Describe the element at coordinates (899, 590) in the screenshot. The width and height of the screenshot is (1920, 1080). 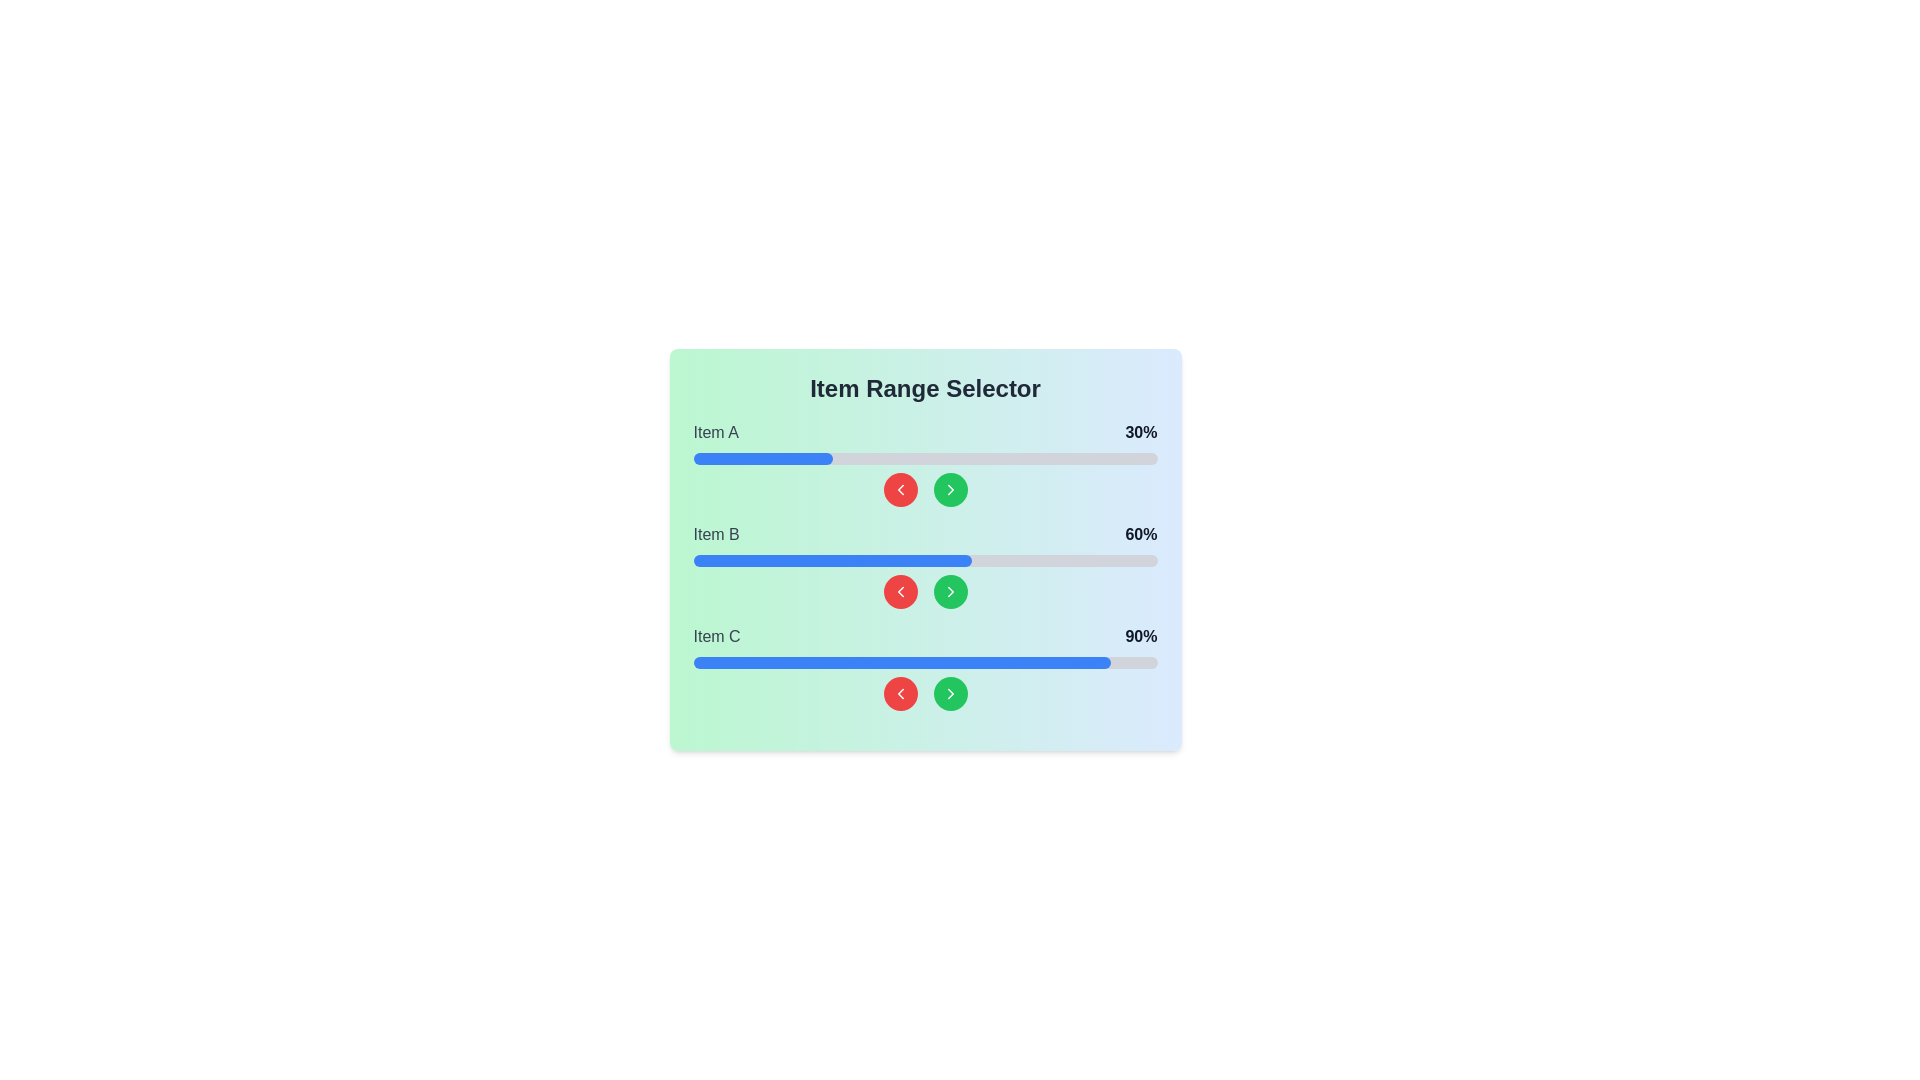
I see `the first circular button with a red background and a white chevron icon pointing to the left, located to the left of a green button in the 'Item B' section` at that location.